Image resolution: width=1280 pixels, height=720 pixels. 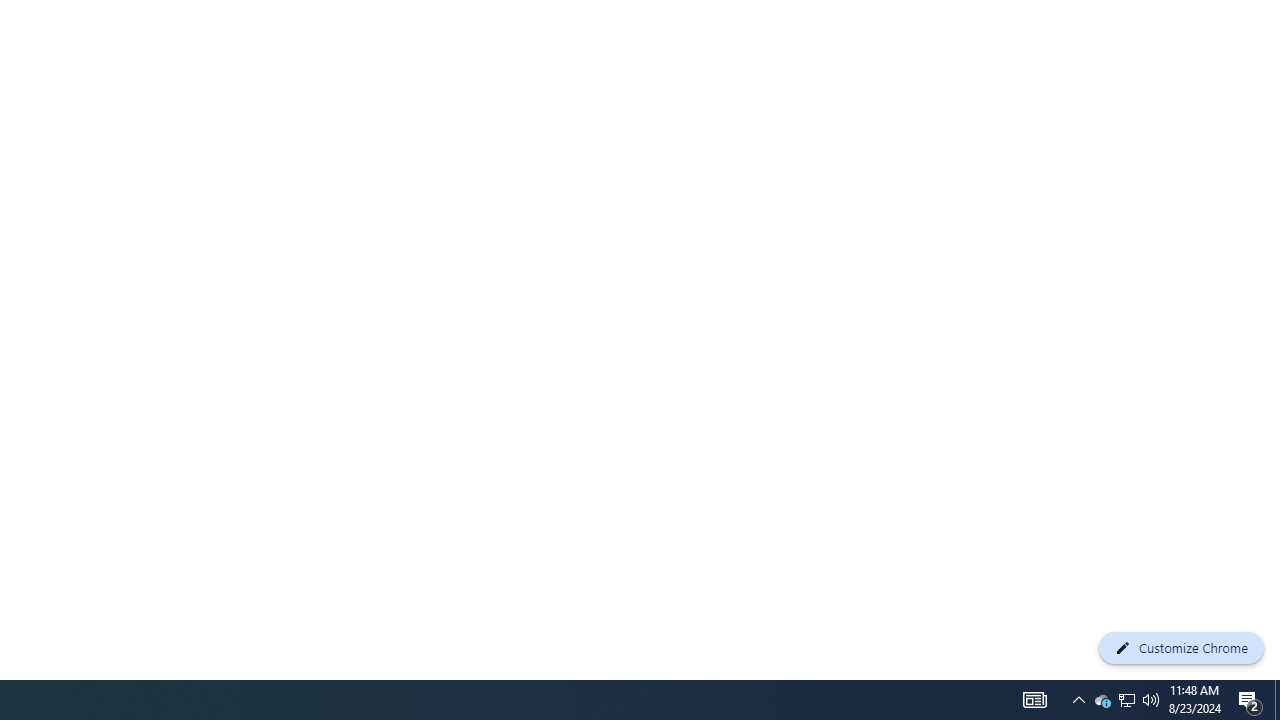 What do you see at coordinates (1034, 698) in the screenshot?
I see `'AutomationID: 4105'` at bounding box center [1034, 698].